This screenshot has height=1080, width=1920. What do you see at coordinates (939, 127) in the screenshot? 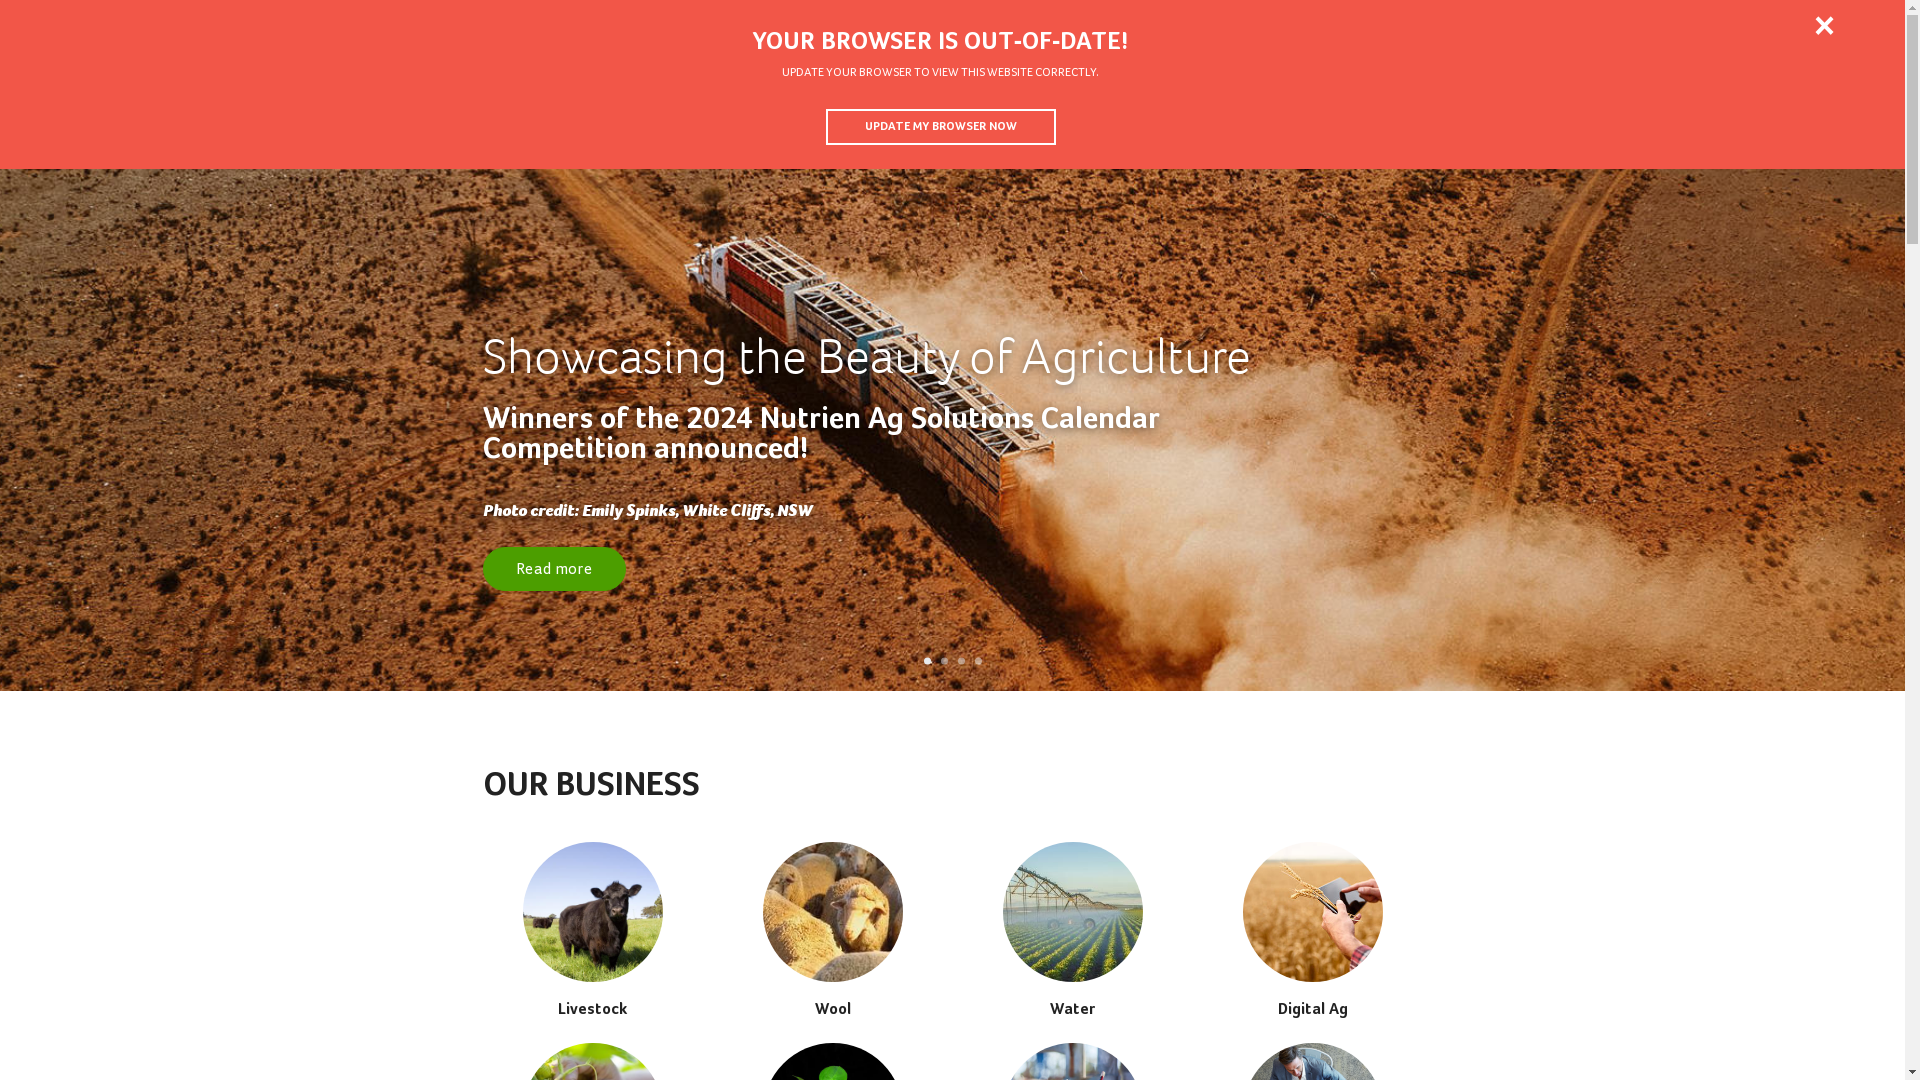
I see `'UPDATE MY BROWSER NOW'` at bounding box center [939, 127].